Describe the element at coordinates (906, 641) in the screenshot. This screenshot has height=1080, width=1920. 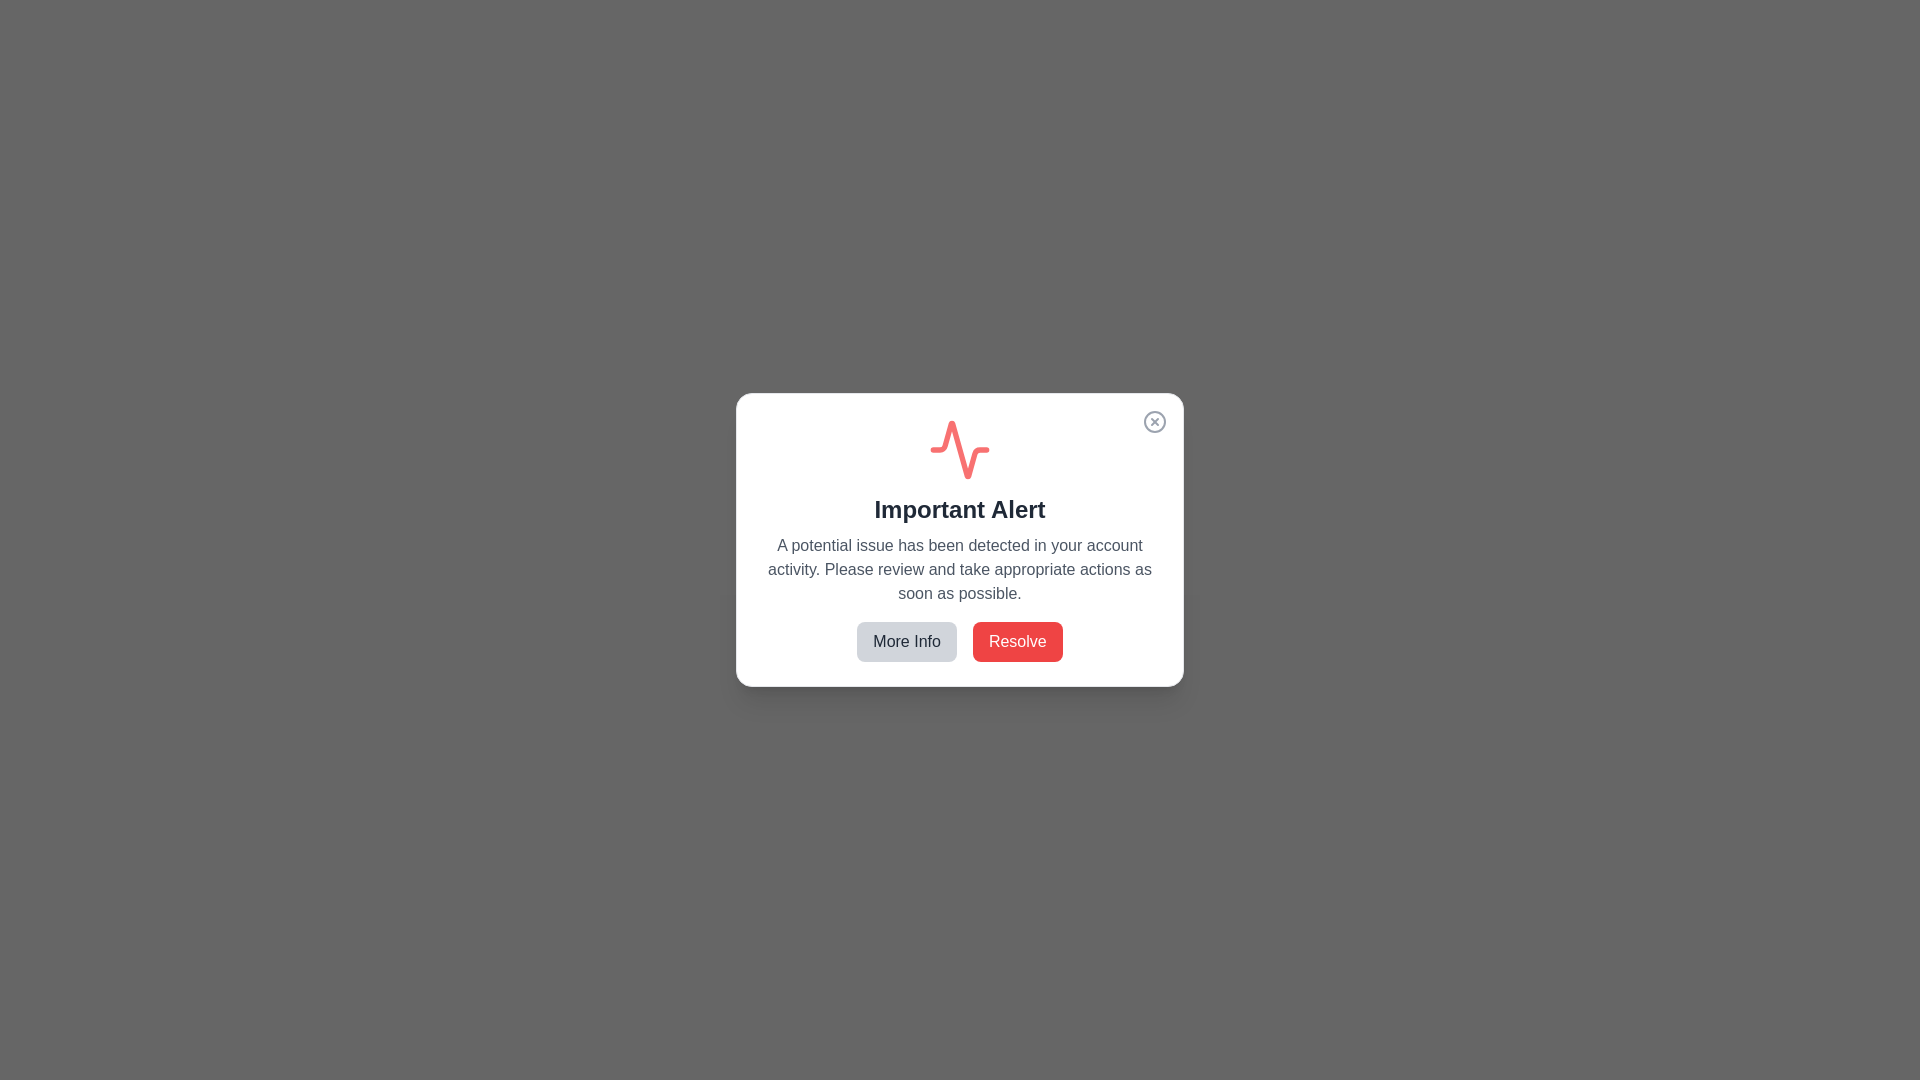
I see `the More Info button to perform the corresponding action` at that location.